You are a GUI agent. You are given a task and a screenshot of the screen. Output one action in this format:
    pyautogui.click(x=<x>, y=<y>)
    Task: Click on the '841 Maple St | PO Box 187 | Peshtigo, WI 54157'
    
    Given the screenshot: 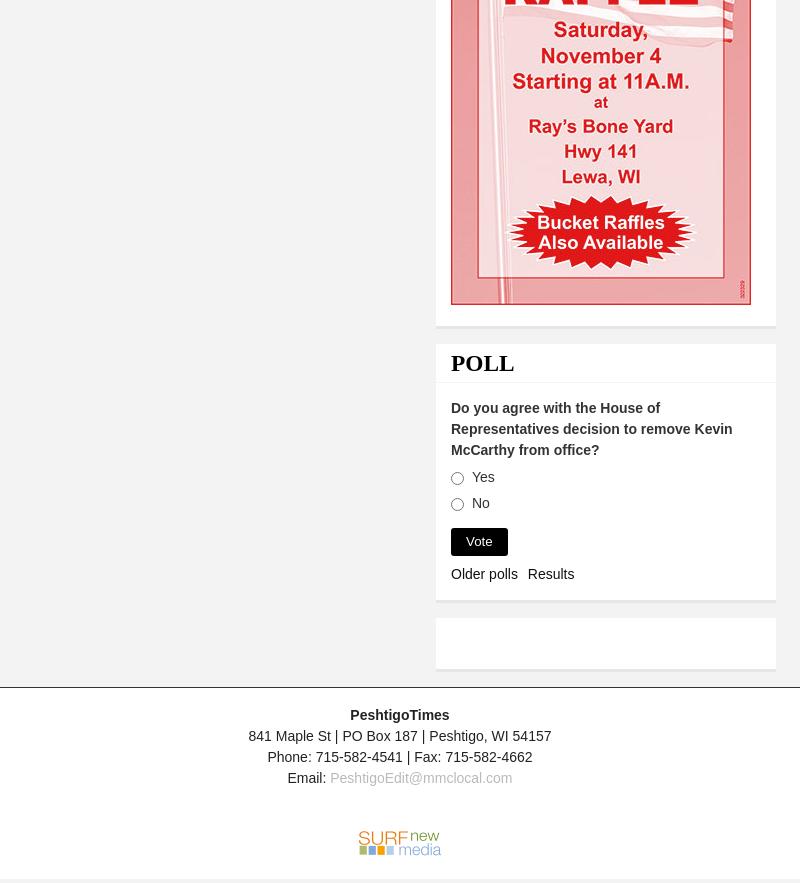 What is the action you would take?
    pyautogui.click(x=247, y=734)
    